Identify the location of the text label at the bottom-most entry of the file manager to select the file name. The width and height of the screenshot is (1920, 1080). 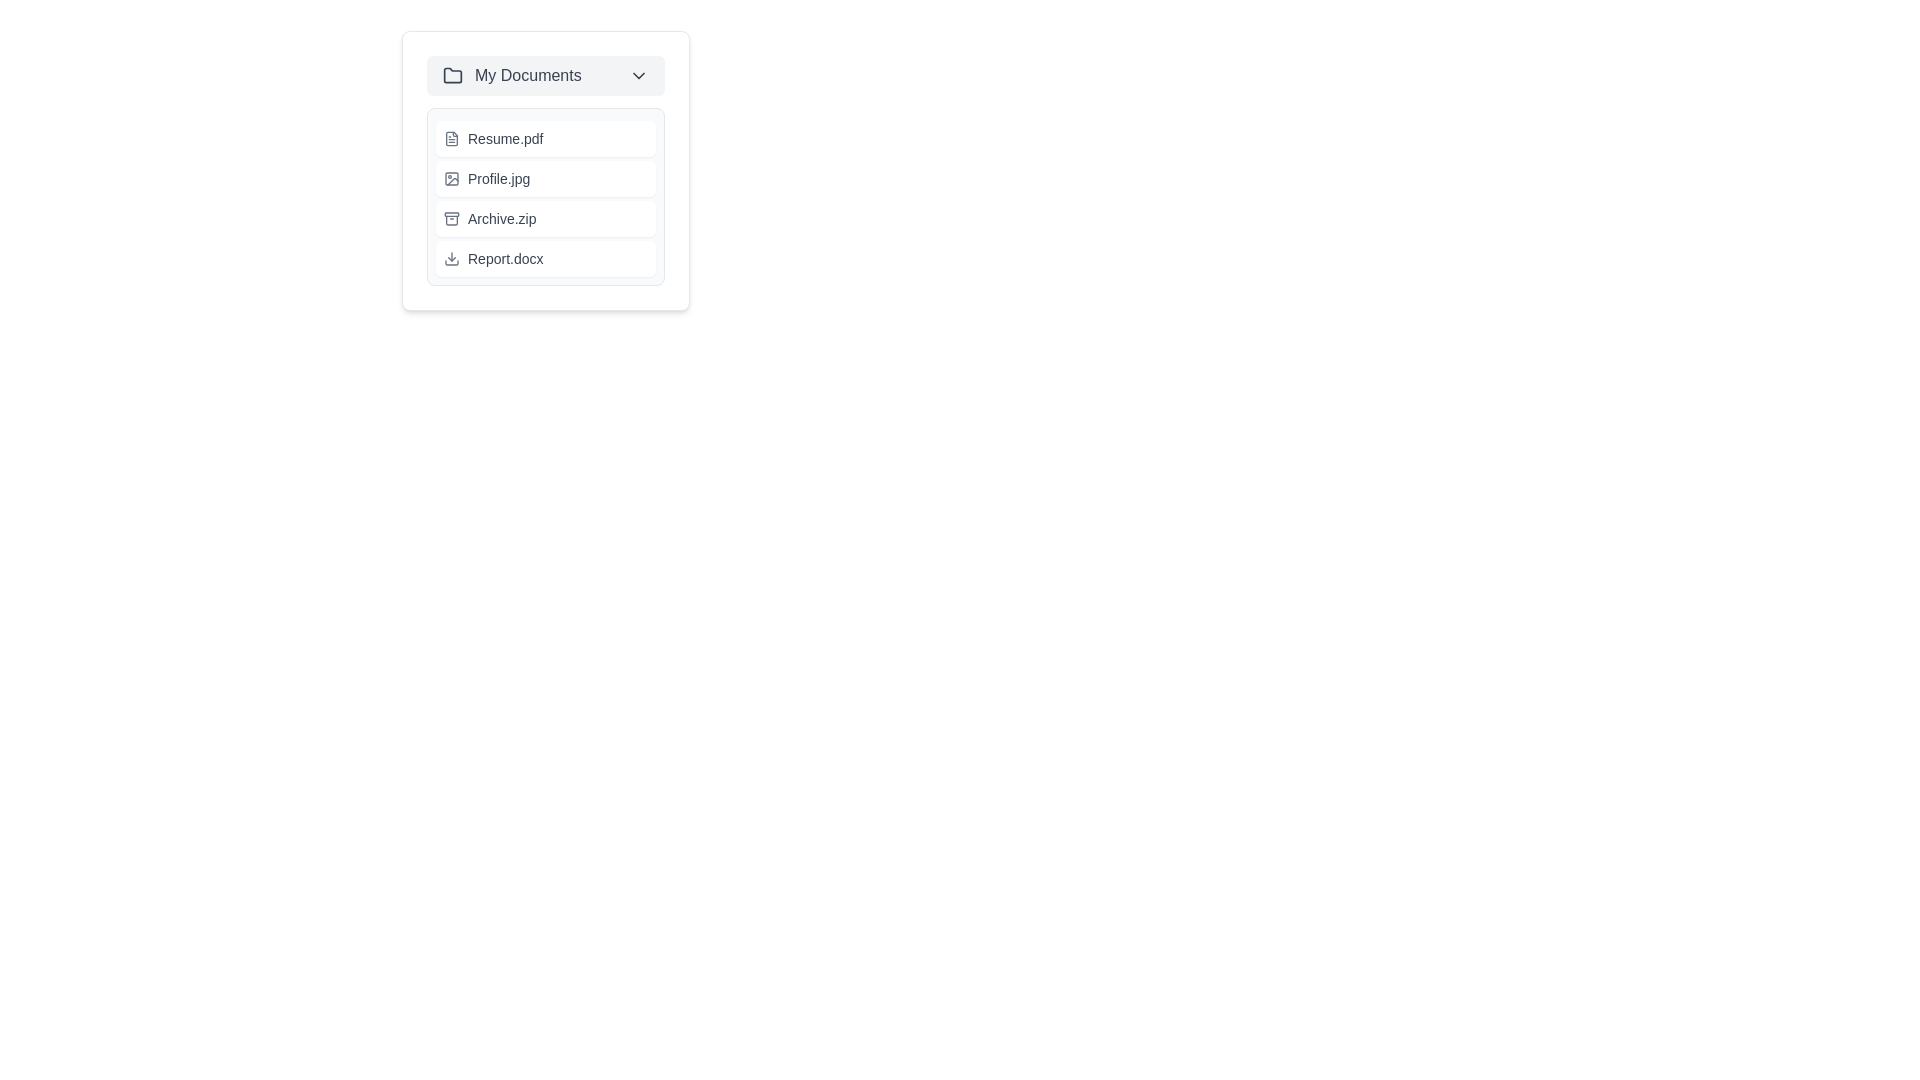
(505, 257).